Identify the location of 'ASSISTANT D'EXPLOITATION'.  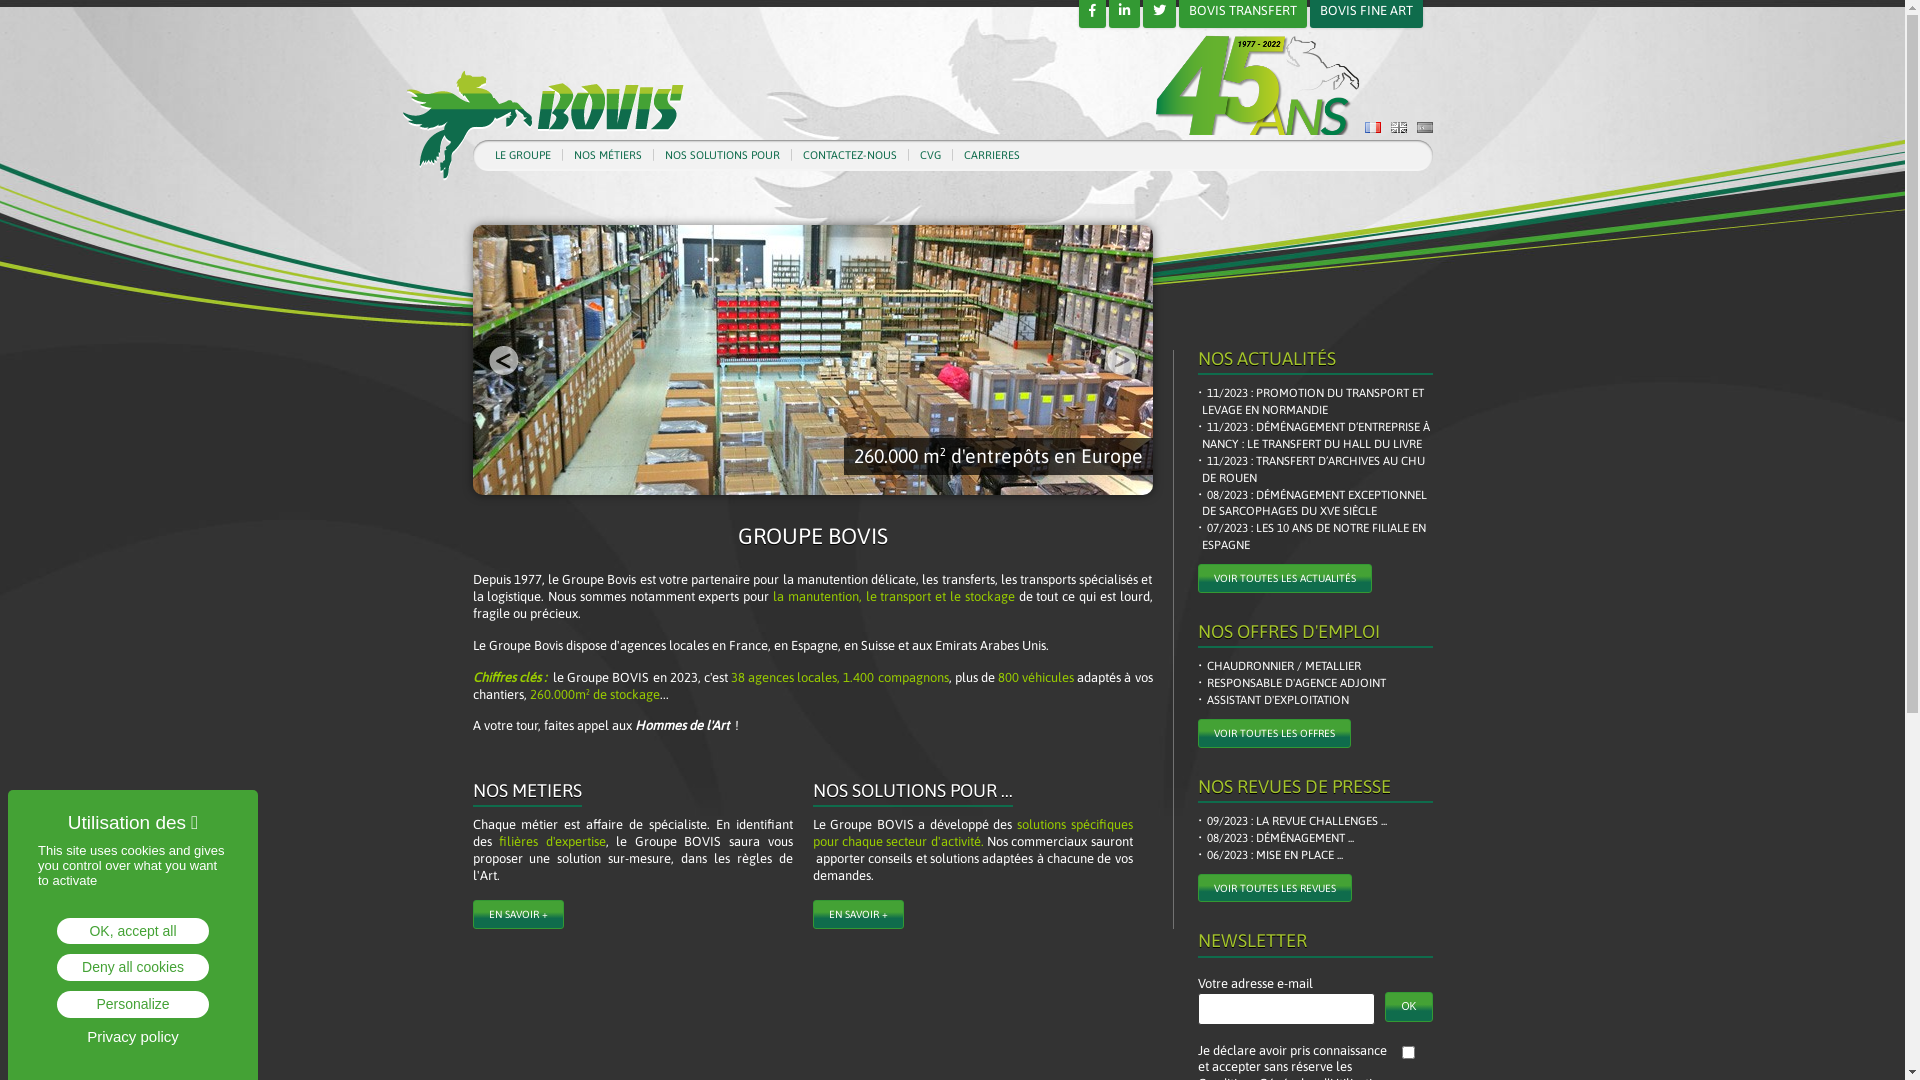
(1200, 699).